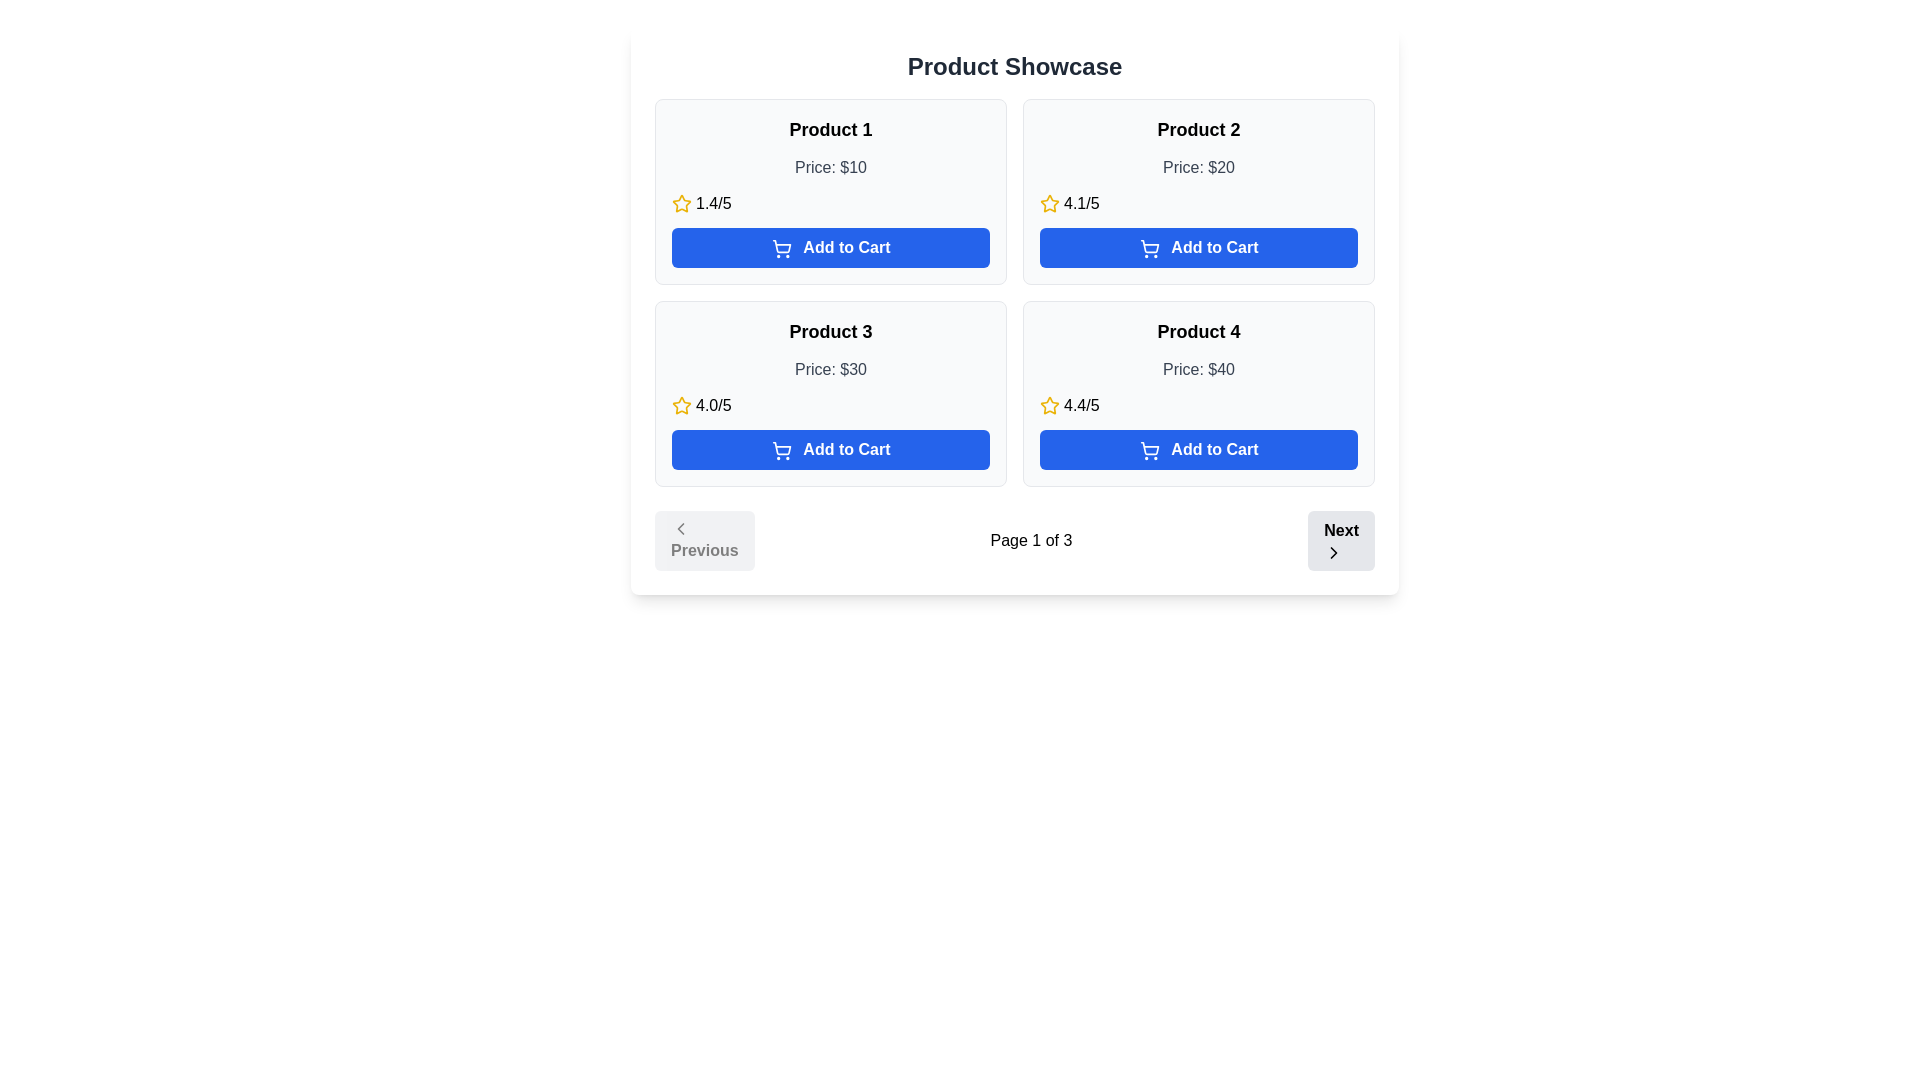 This screenshot has width=1920, height=1080. I want to click on the 'Add to Cart' button with a blue background and white text, located in the bottom-right section of 'Product 4', so click(1199, 450).